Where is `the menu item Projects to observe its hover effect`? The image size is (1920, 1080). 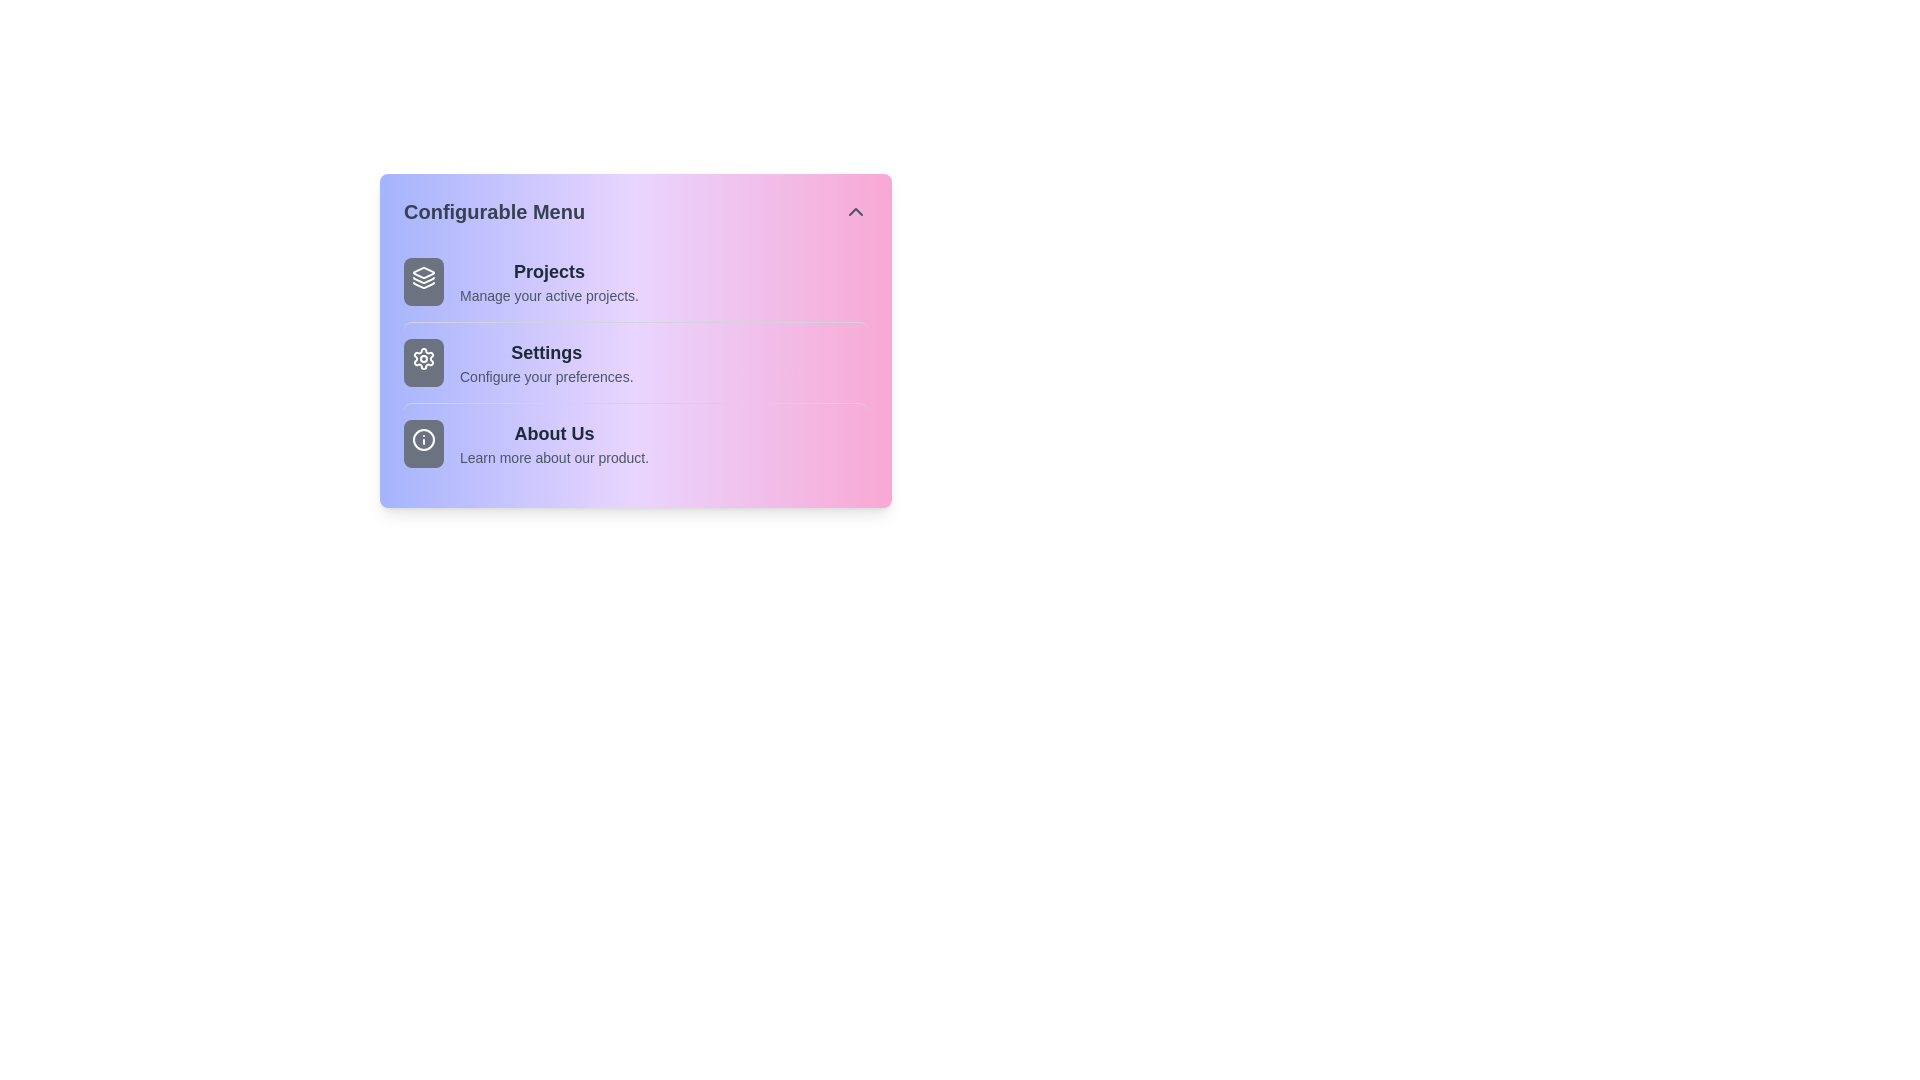
the menu item Projects to observe its hover effect is located at coordinates (634, 281).